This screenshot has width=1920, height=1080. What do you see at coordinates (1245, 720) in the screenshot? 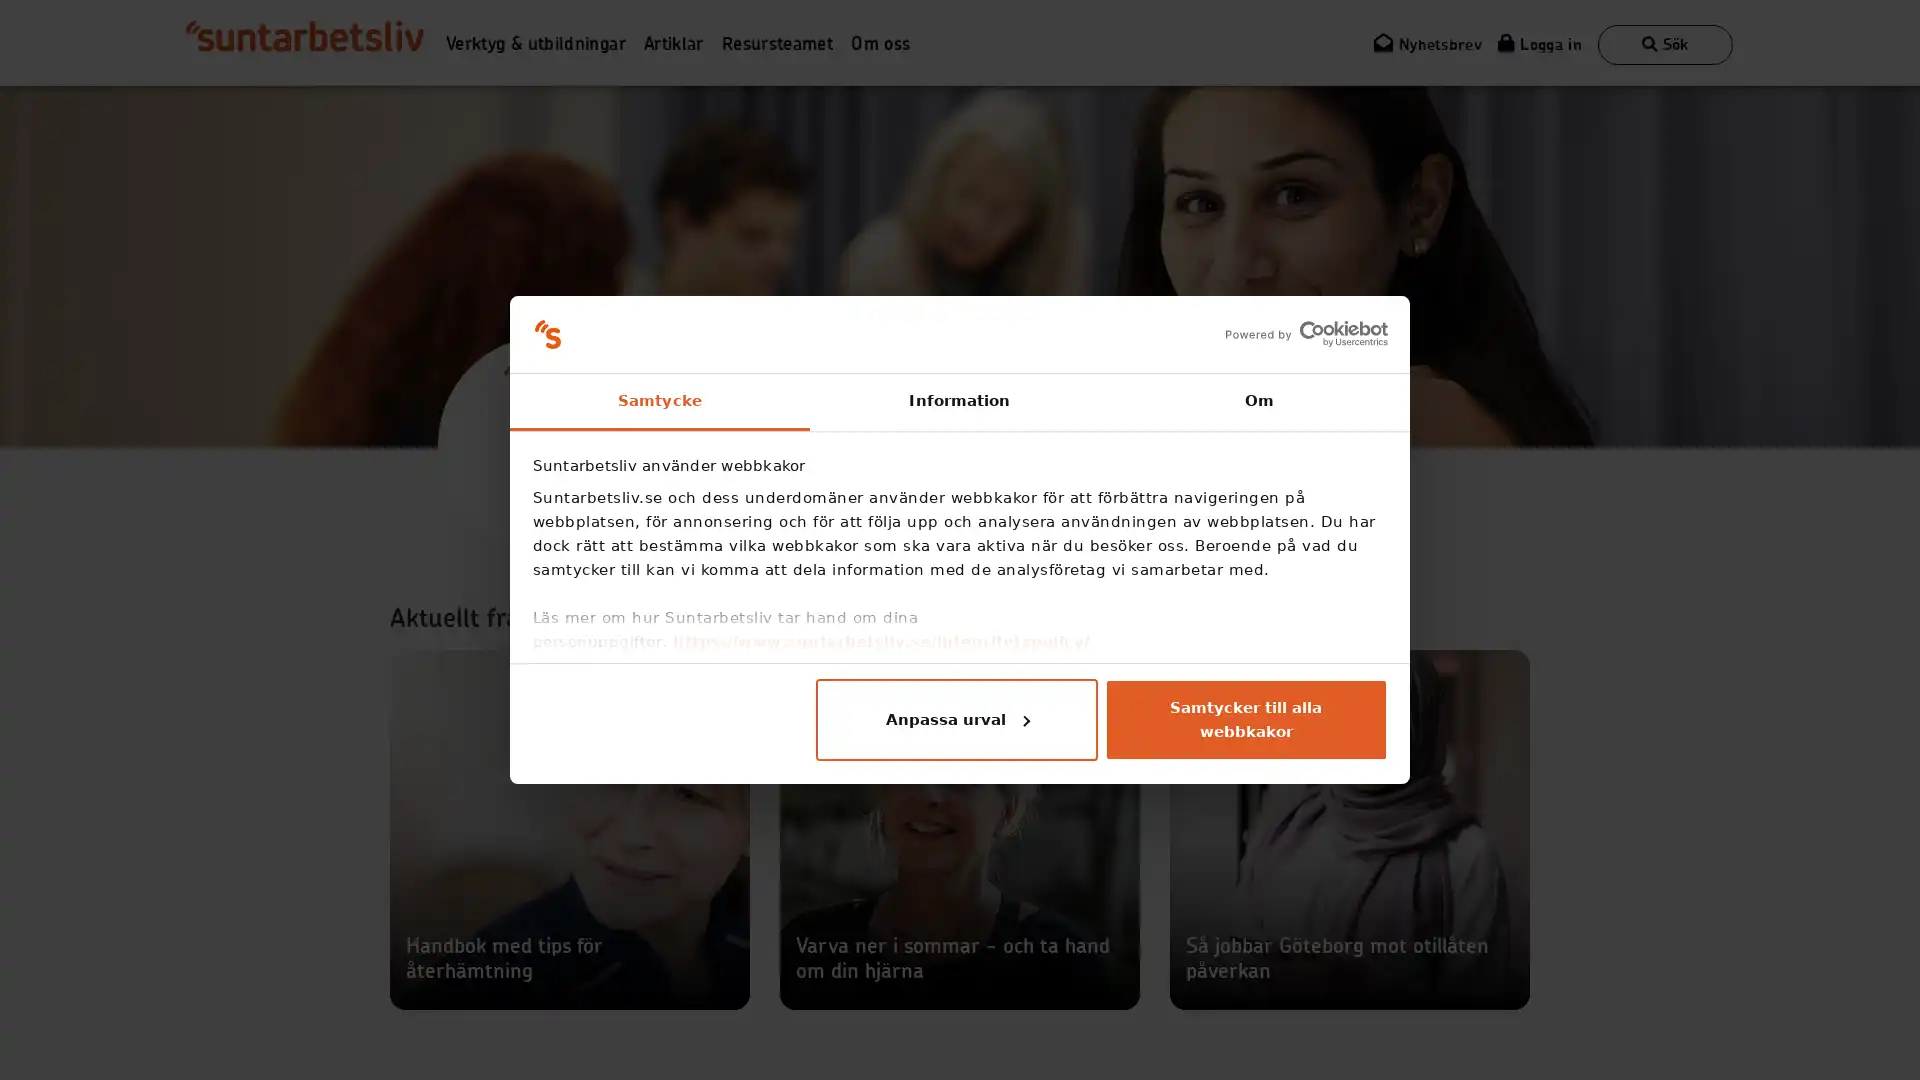
I see `Samtycker till alla webbkakor` at bounding box center [1245, 720].